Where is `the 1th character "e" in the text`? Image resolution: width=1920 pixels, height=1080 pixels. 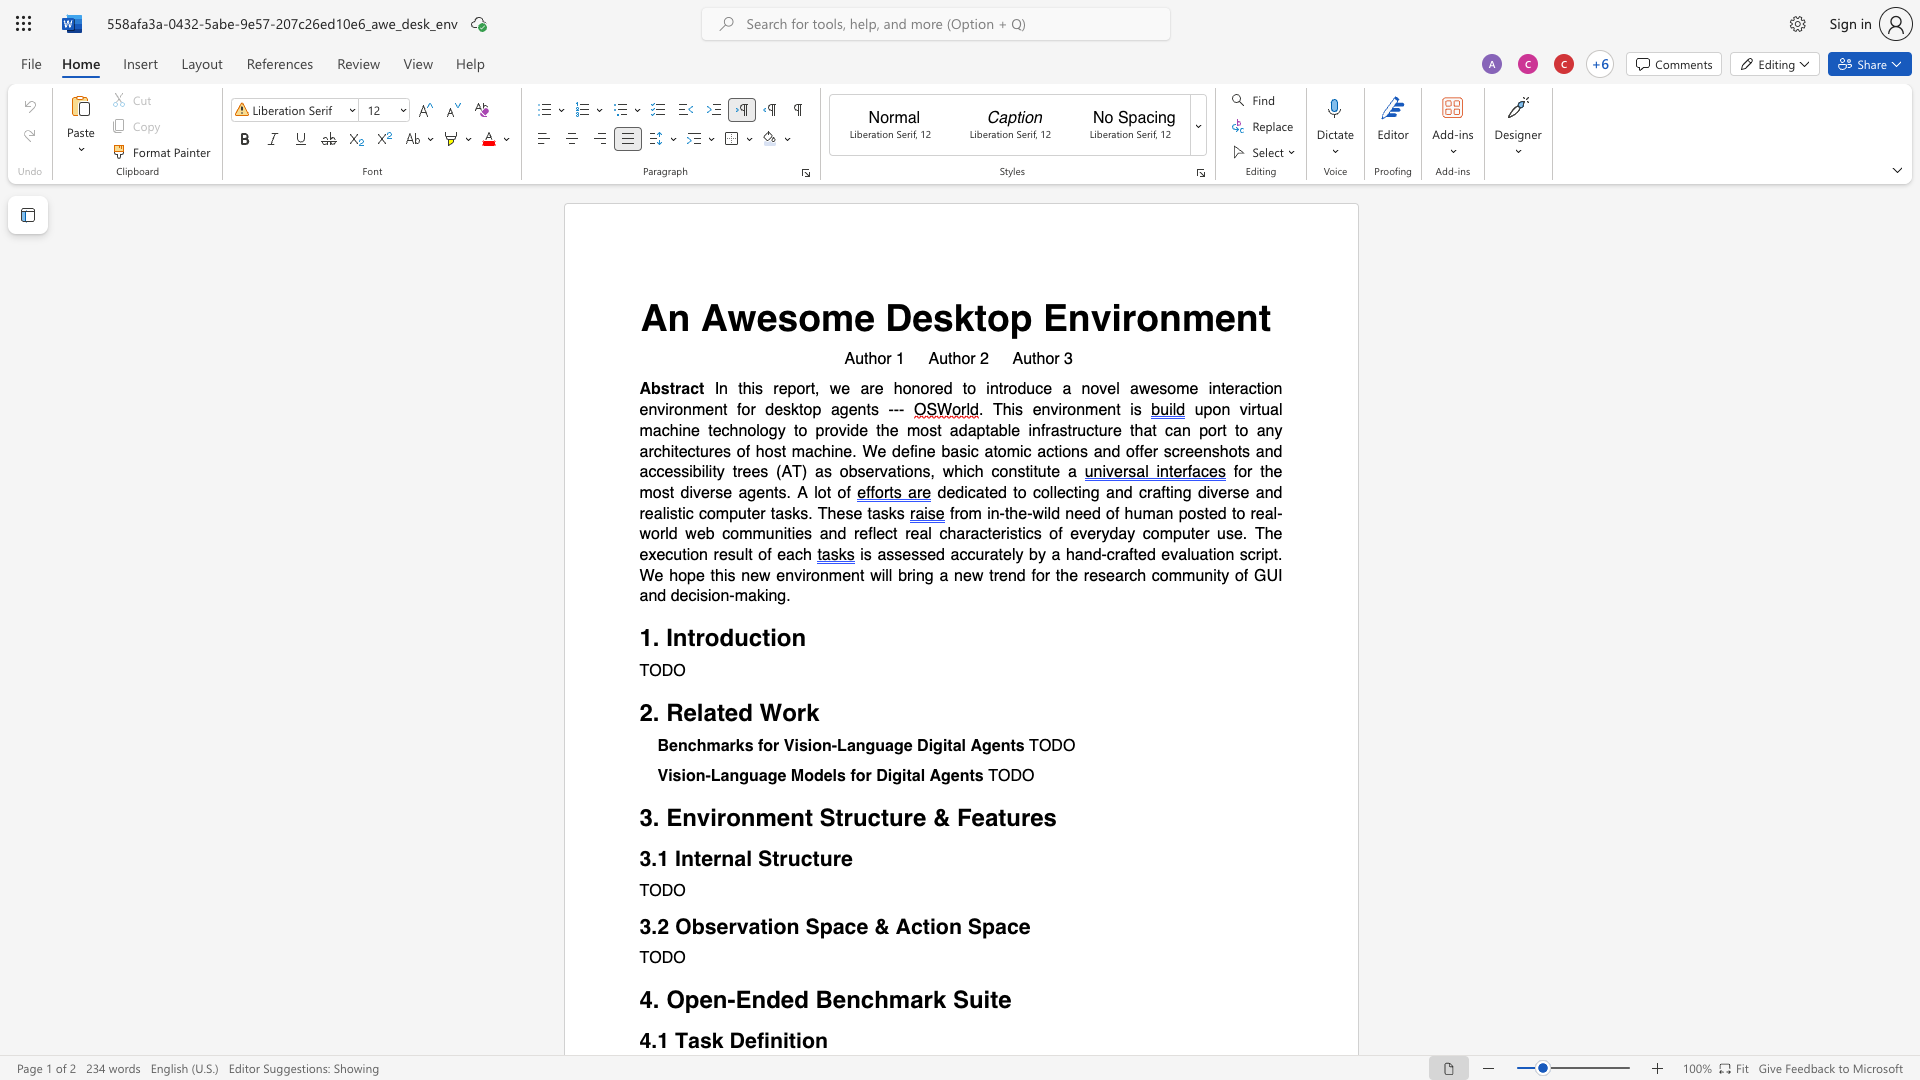 the 1th character "e" in the text is located at coordinates (905, 555).